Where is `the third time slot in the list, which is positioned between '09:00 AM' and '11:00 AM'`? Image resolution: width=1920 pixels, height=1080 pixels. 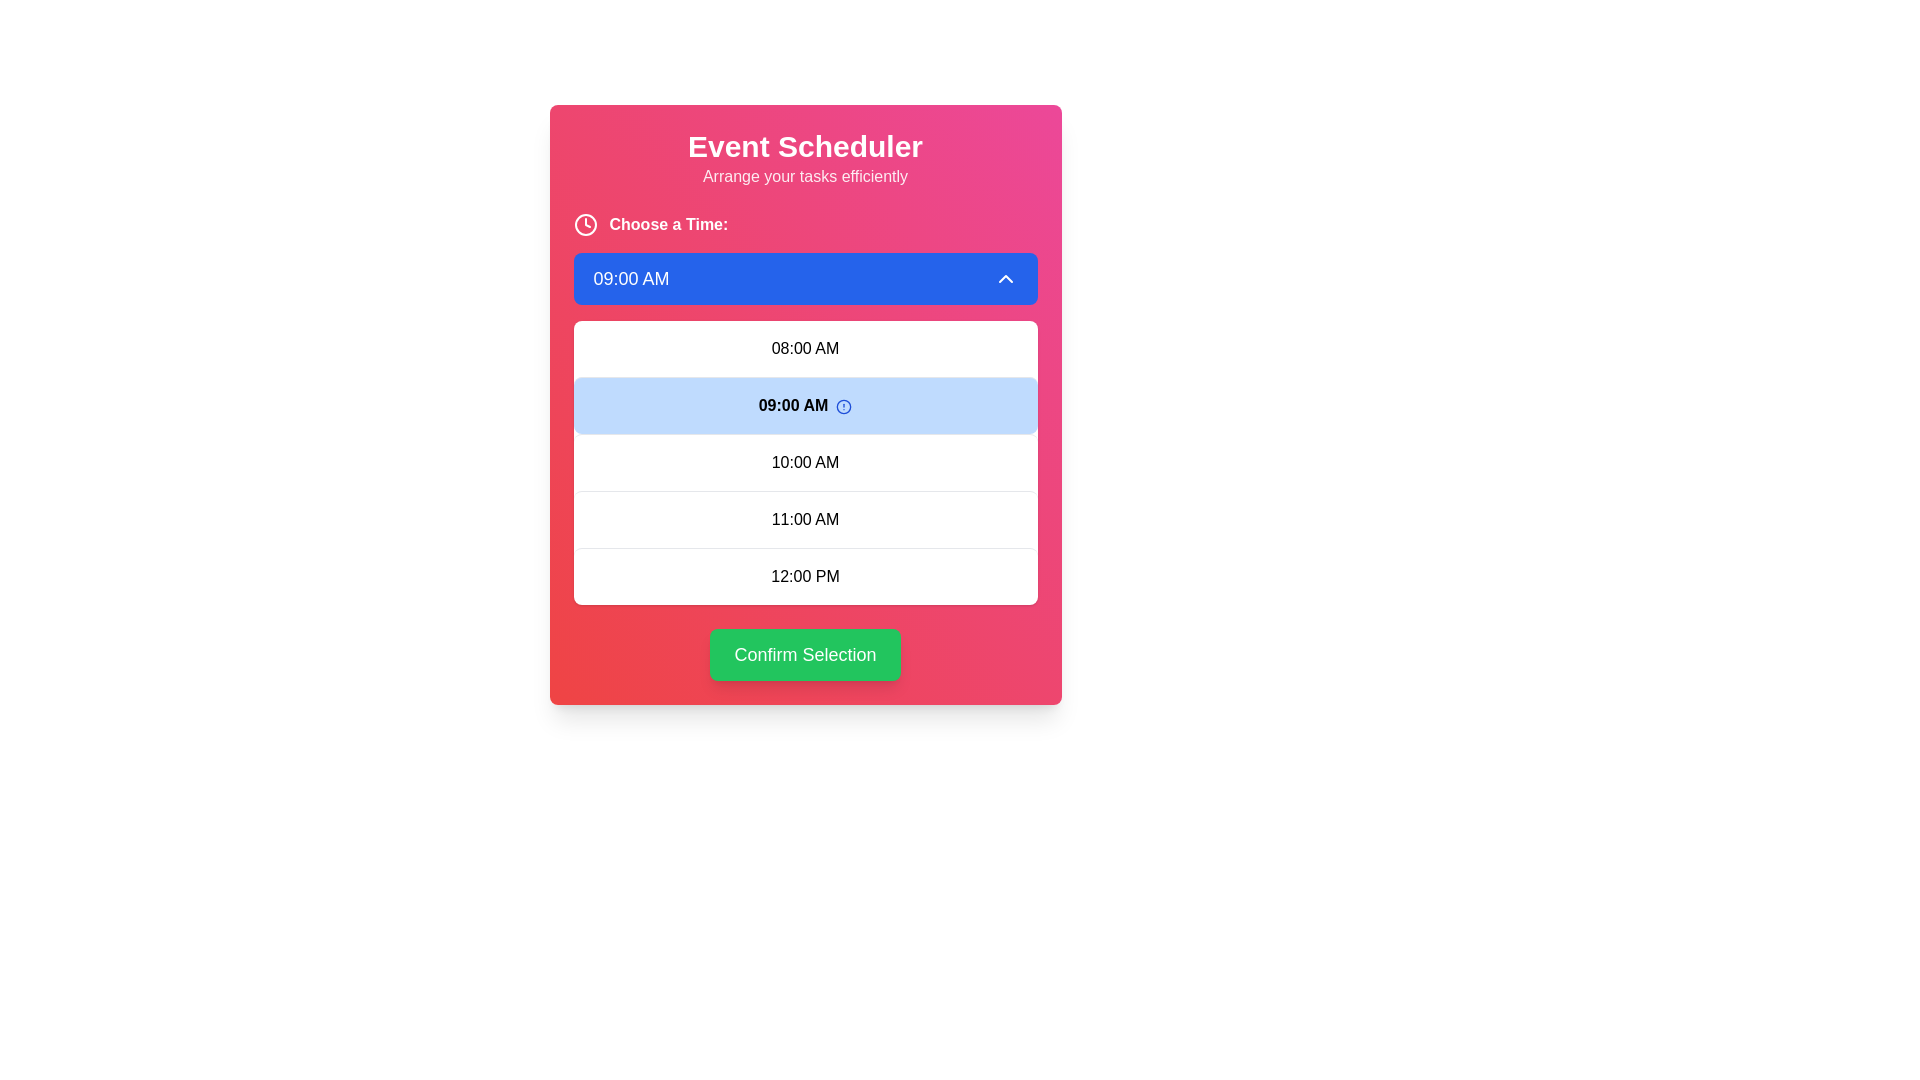 the third time slot in the list, which is positioned between '09:00 AM' and '11:00 AM' is located at coordinates (805, 462).